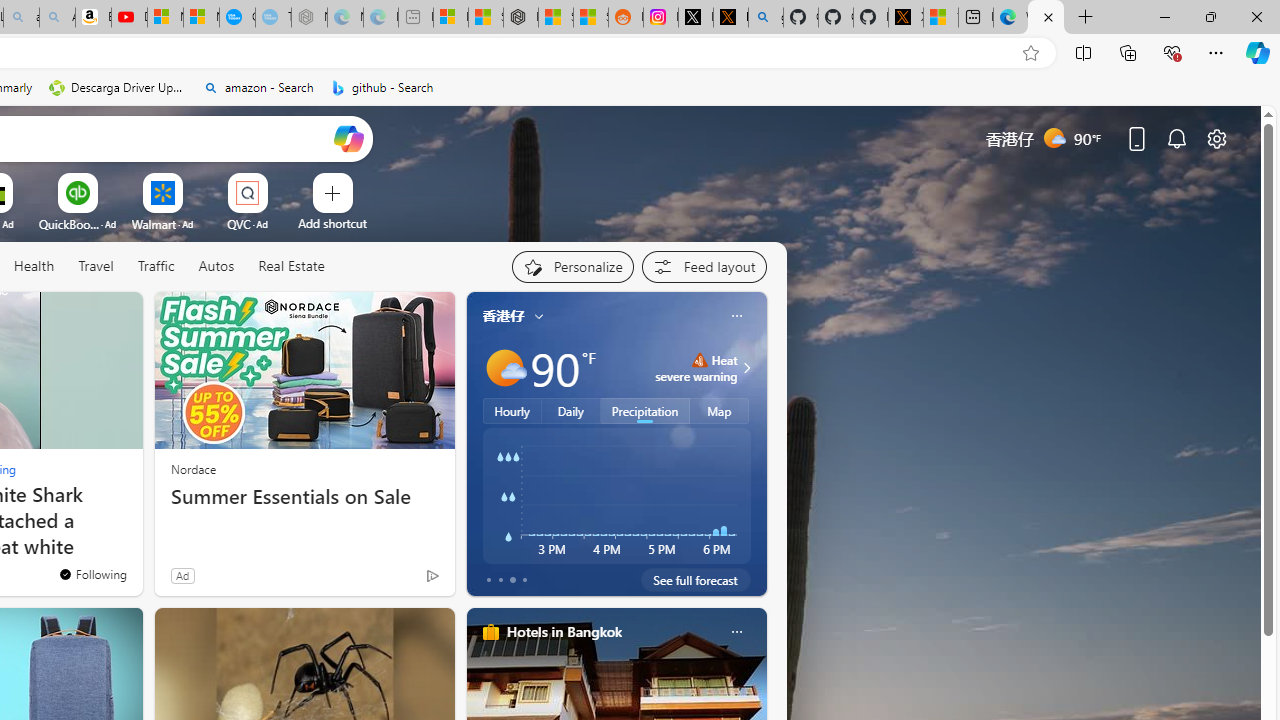  I want to click on 'Copilot (Ctrl+Shift+.)', so click(1257, 51).